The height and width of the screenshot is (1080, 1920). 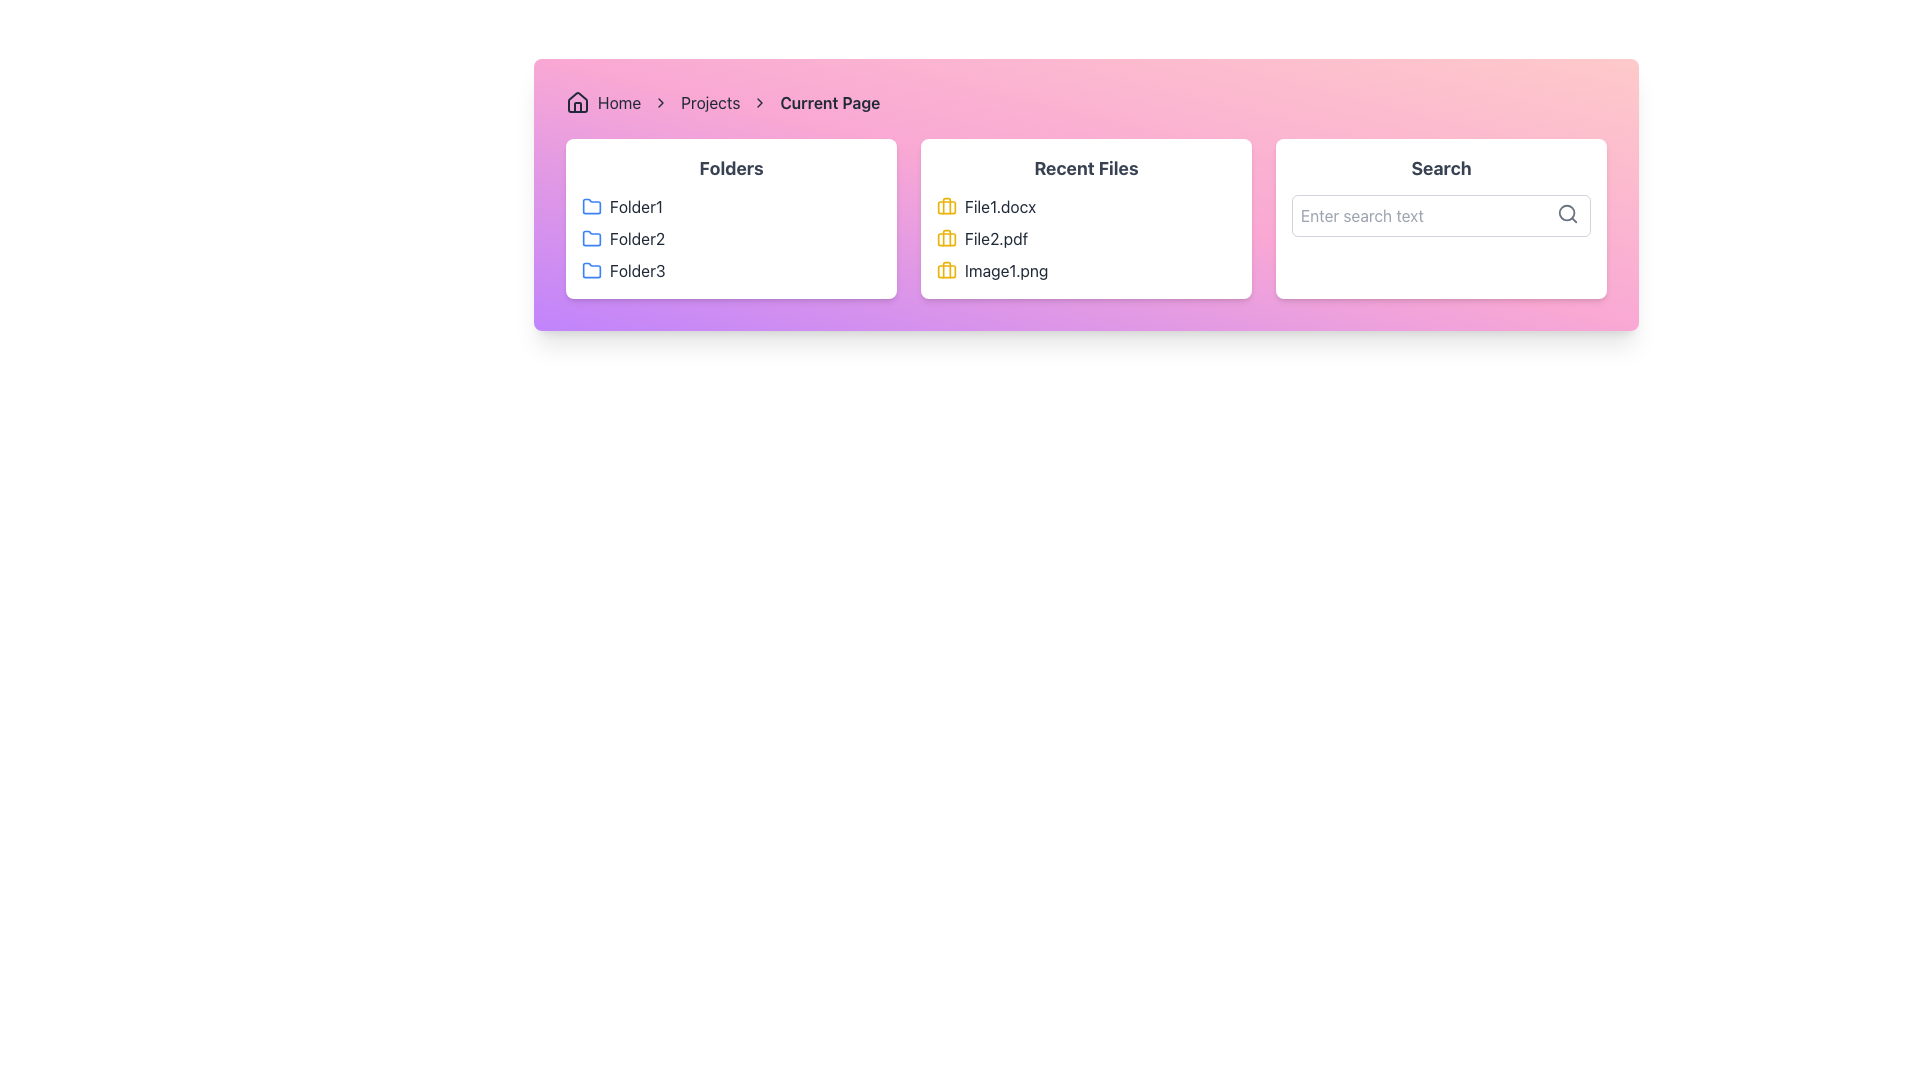 What do you see at coordinates (710, 103) in the screenshot?
I see `the 'Projects' hyperlink in the breadcrumb navigation bar` at bounding box center [710, 103].